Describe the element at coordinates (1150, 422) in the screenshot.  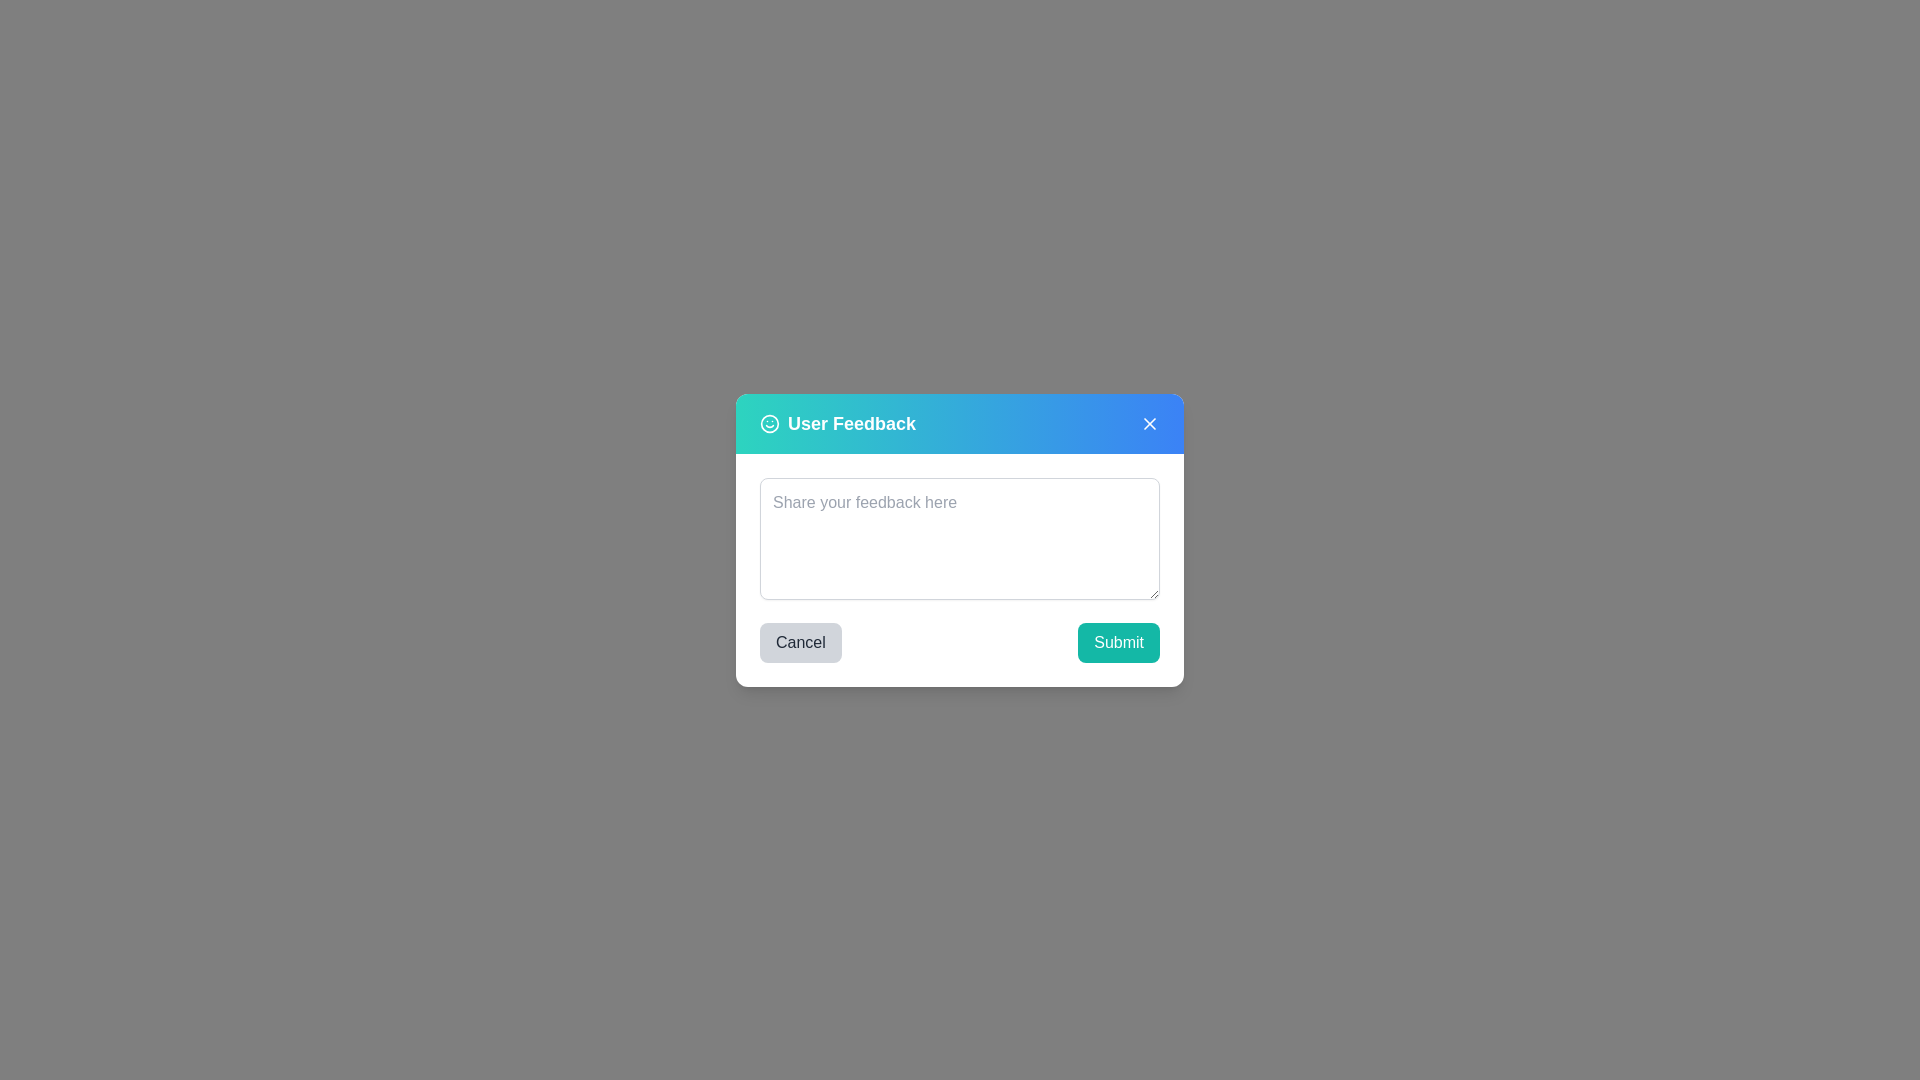
I see `the close button to close the feedback dialog` at that location.